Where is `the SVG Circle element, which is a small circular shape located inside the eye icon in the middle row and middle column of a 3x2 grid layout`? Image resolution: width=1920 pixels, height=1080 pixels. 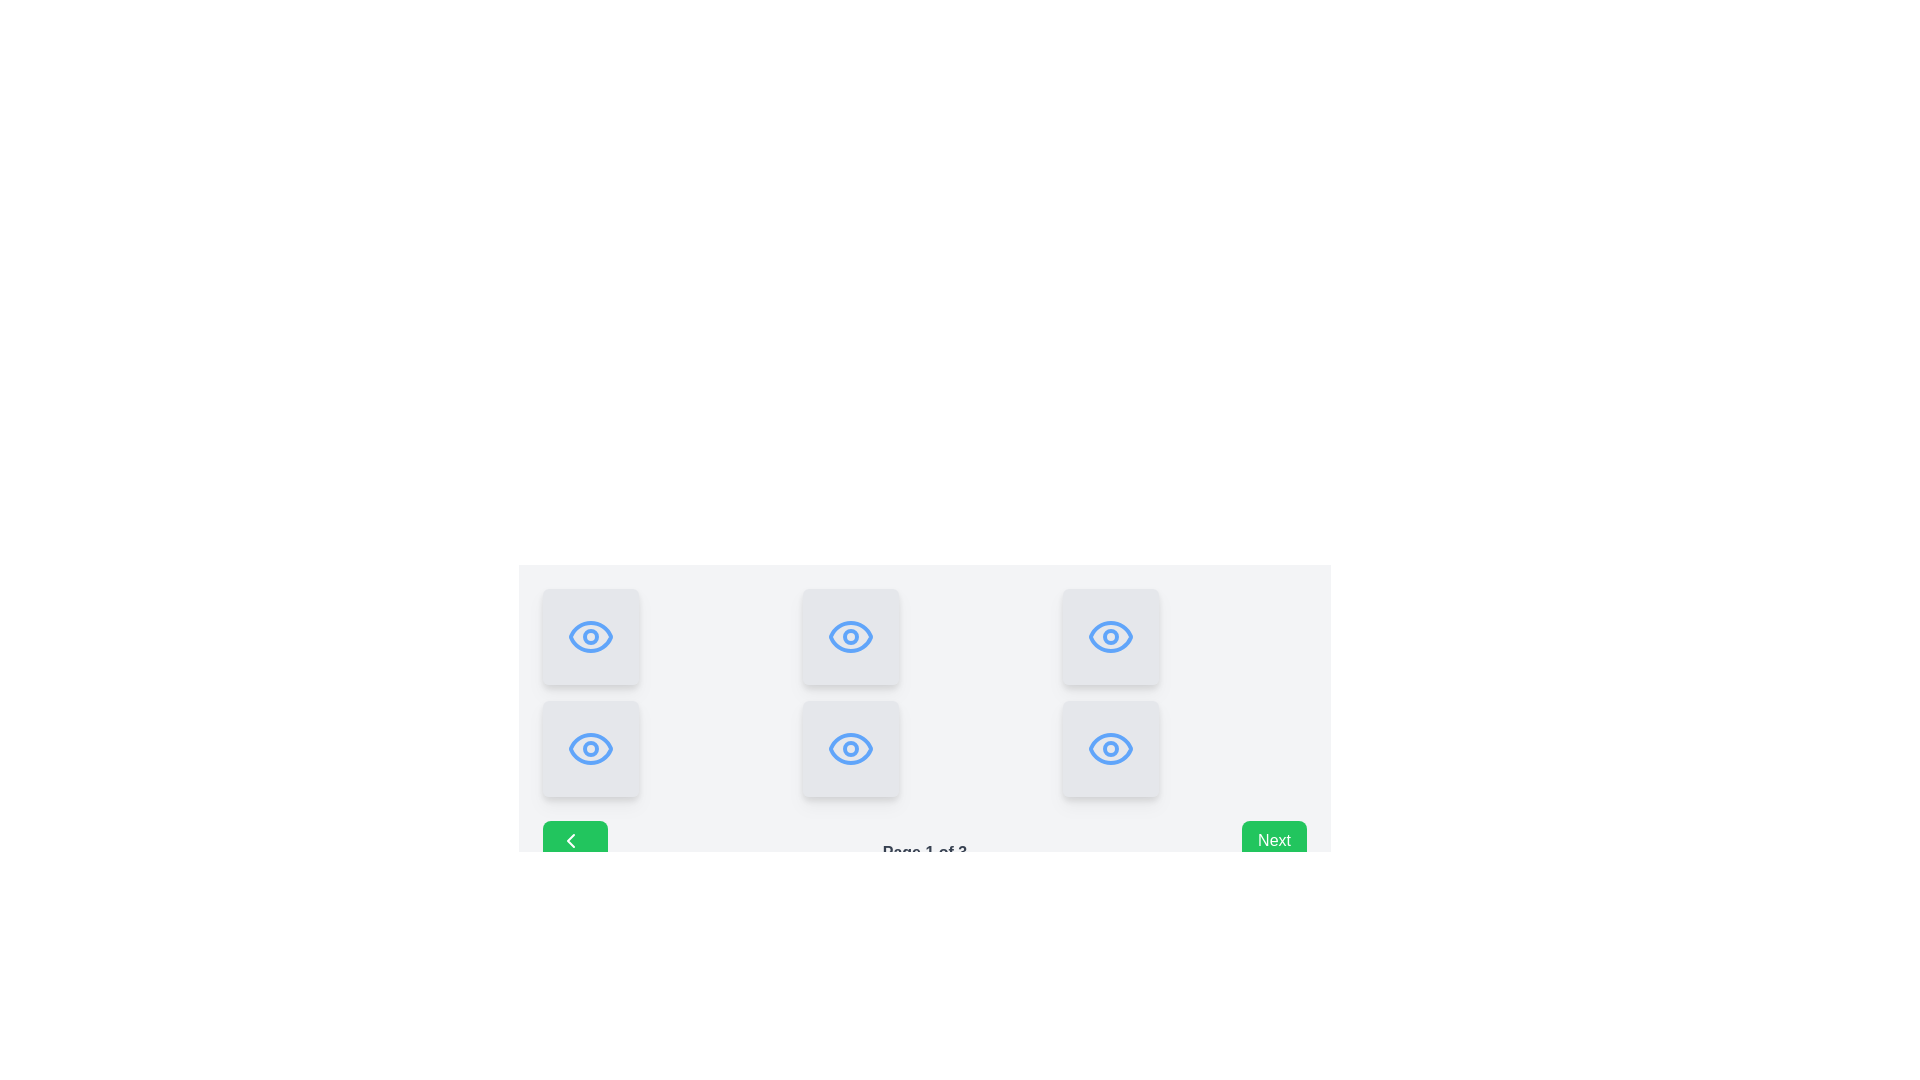 the SVG Circle element, which is a small circular shape located inside the eye icon in the middle row and middle column of a 3x2 grid layout is located at coordinates (850, 748).